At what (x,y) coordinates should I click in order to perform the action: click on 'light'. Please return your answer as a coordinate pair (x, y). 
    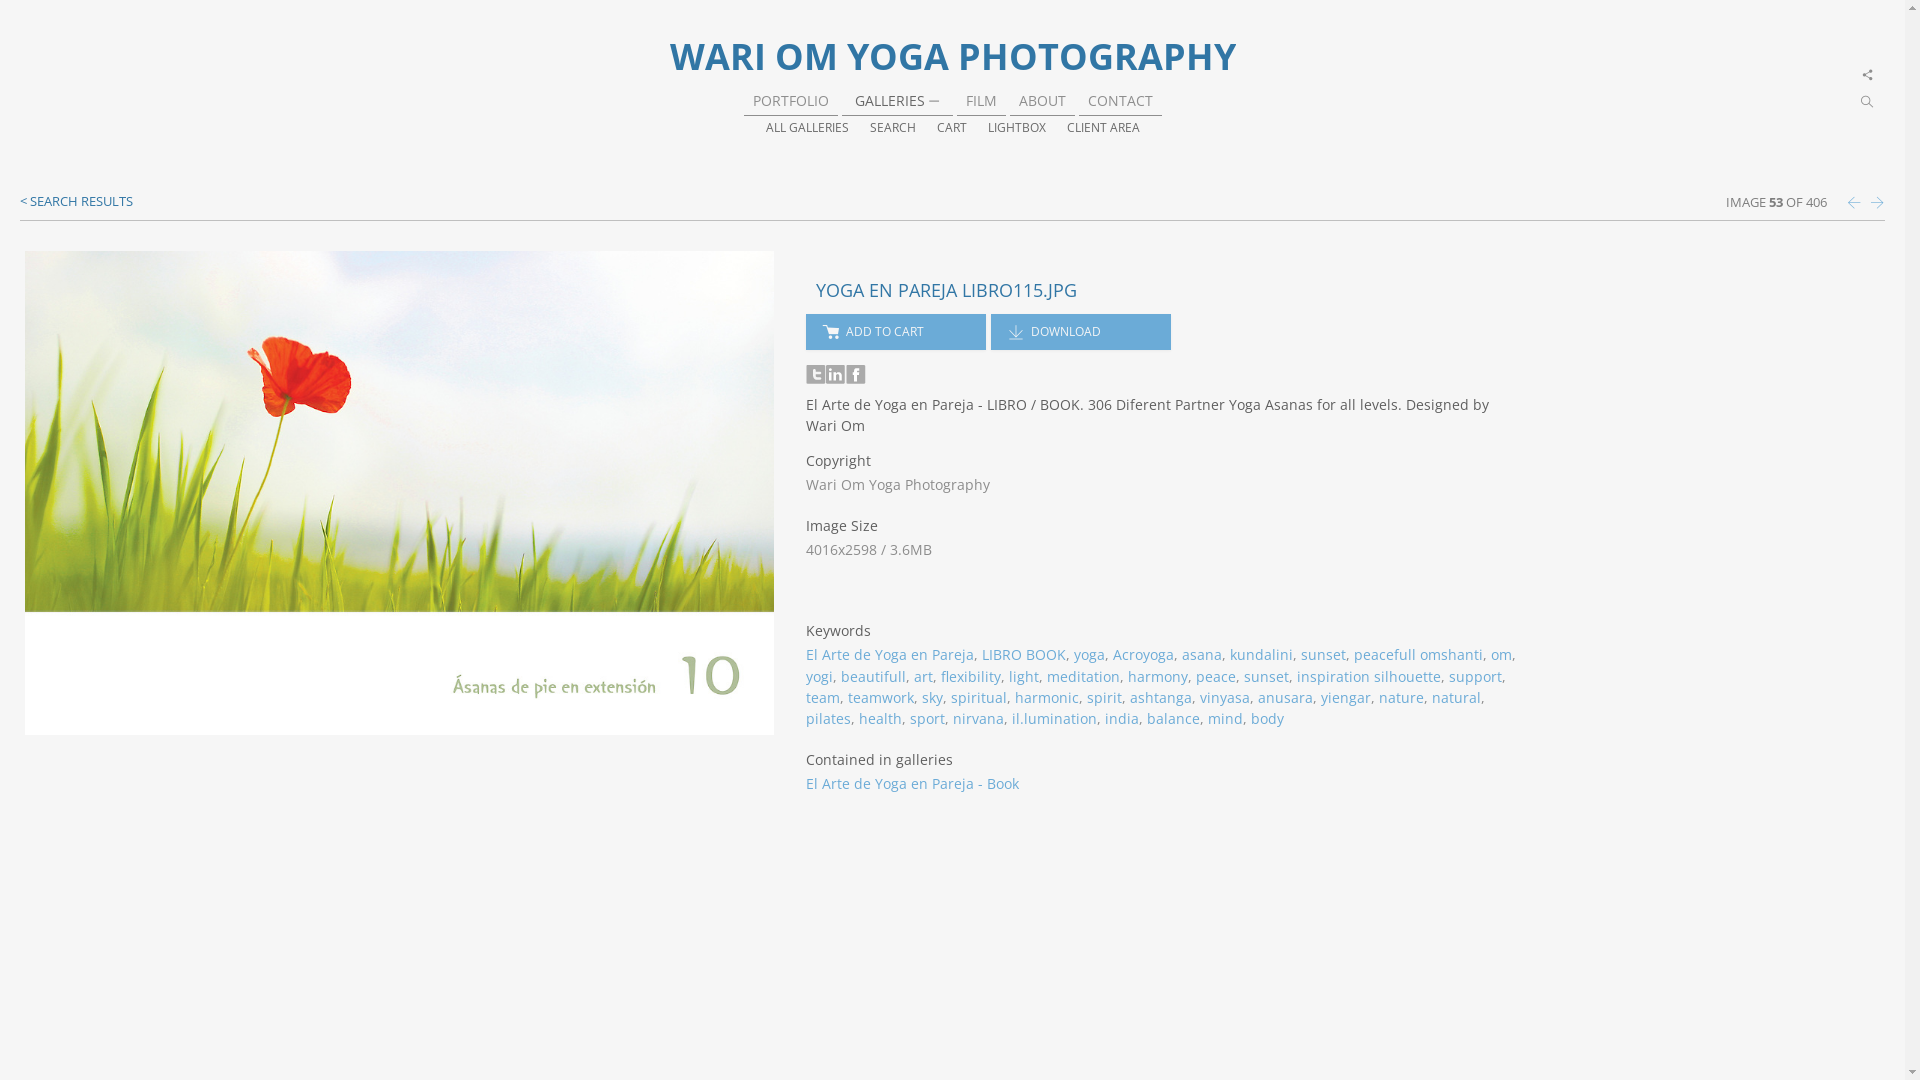
    Looking at the image, I should click on (1023, 675).